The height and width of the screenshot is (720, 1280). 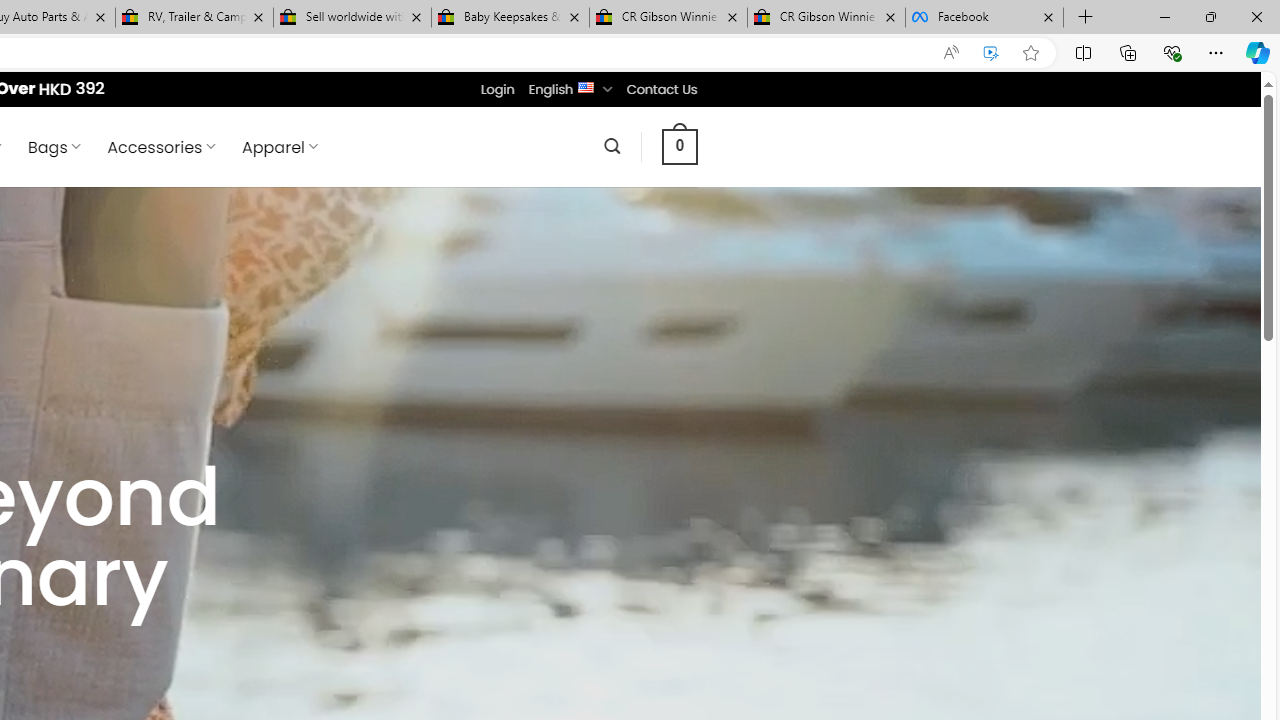 What do you see at coordinates (991, 52) in the screenshot?
I see `'Enhance video'` at bounding box center [991, 52].